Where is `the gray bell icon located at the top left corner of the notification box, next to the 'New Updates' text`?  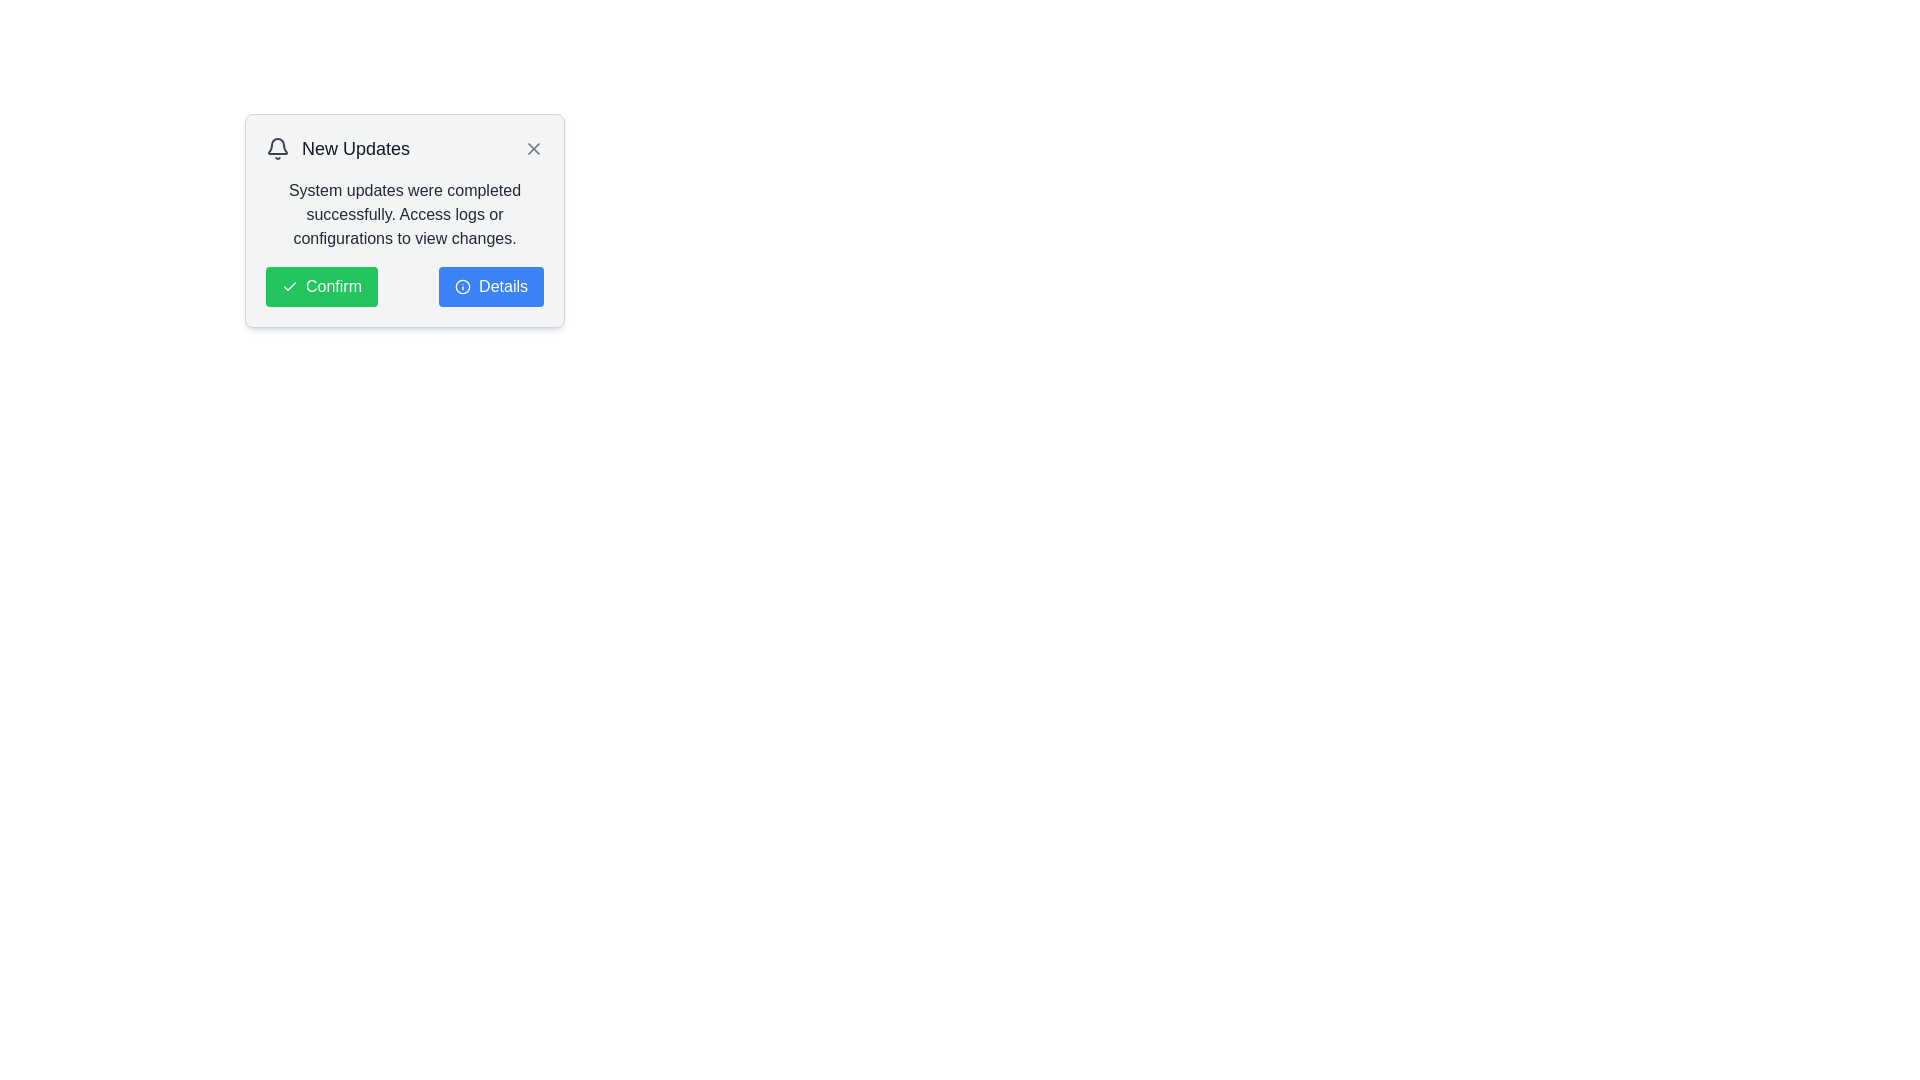 the gray bell icon located at the top left corner of the notification box, next to the 'New Updates' text is located at coordinates (277, 148).